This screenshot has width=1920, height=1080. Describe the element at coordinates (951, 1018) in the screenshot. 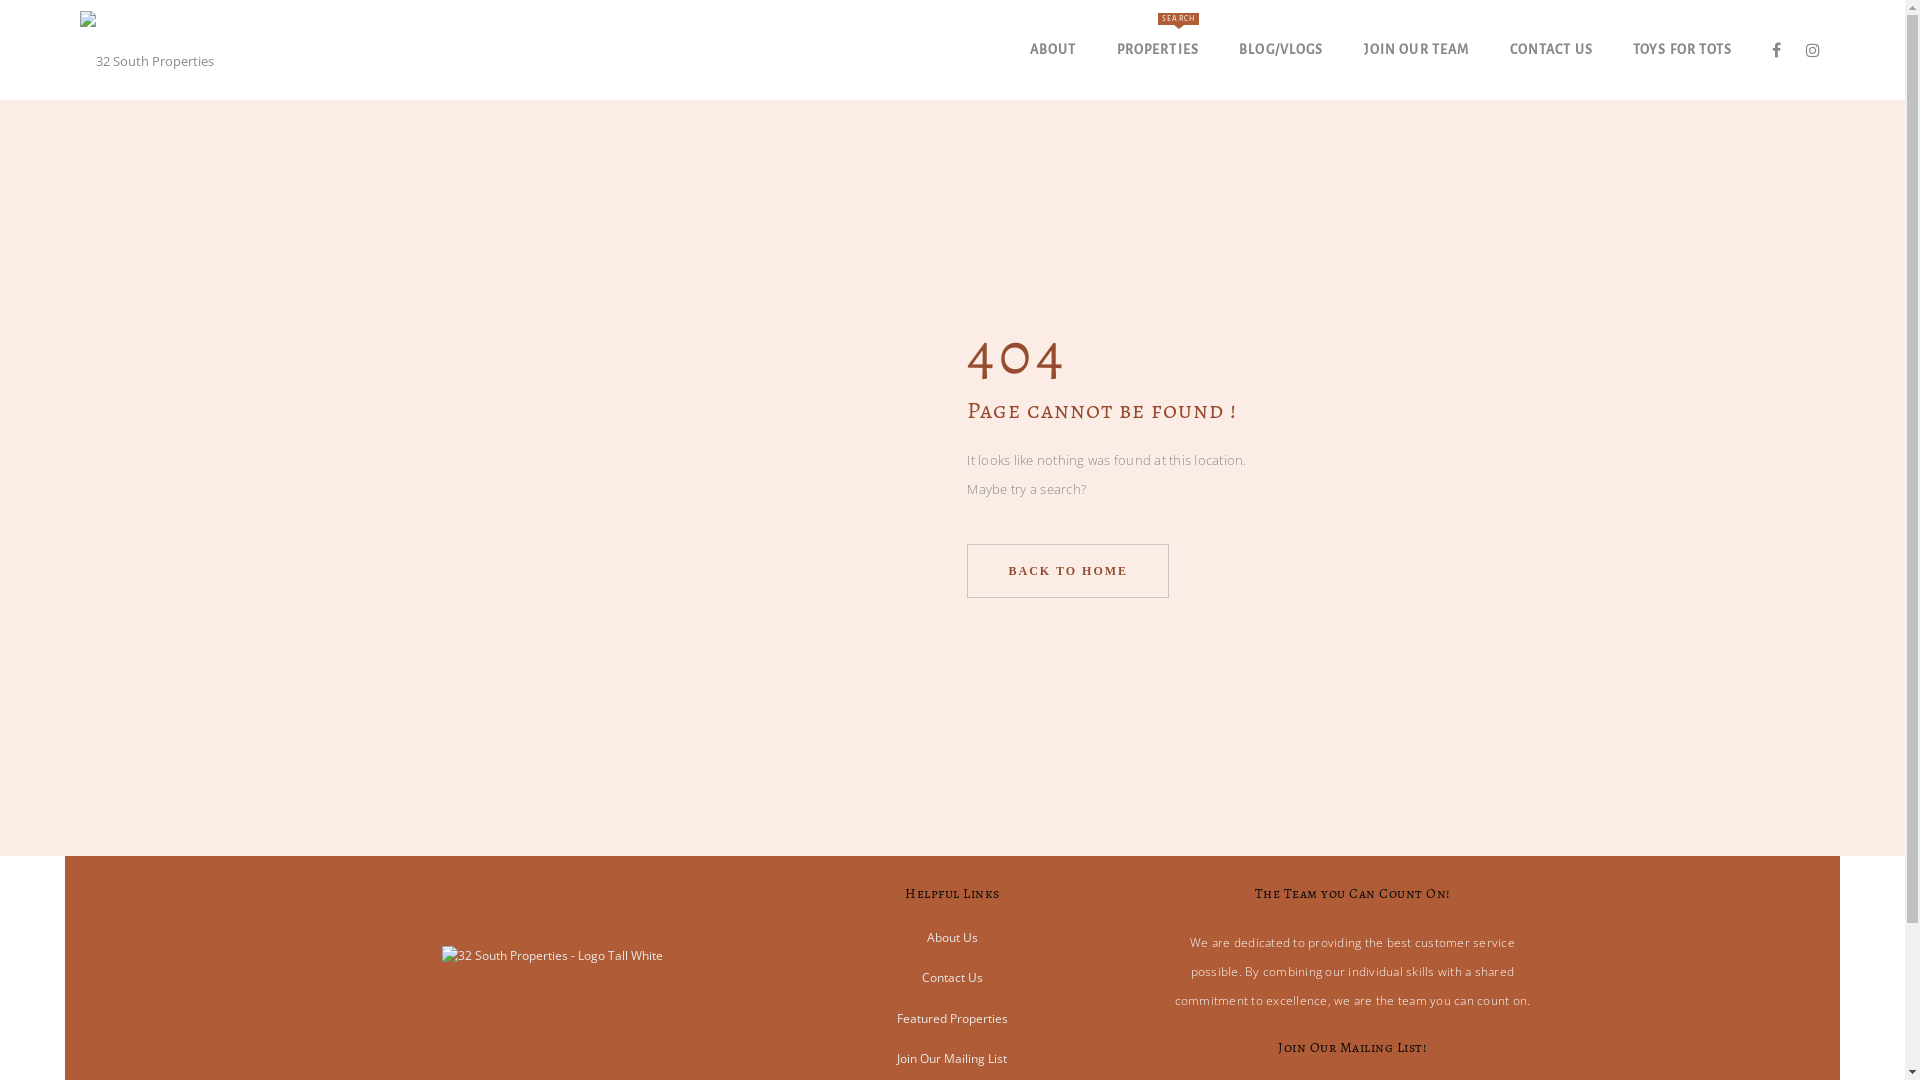

I see `'Featured Properties'` at that location.